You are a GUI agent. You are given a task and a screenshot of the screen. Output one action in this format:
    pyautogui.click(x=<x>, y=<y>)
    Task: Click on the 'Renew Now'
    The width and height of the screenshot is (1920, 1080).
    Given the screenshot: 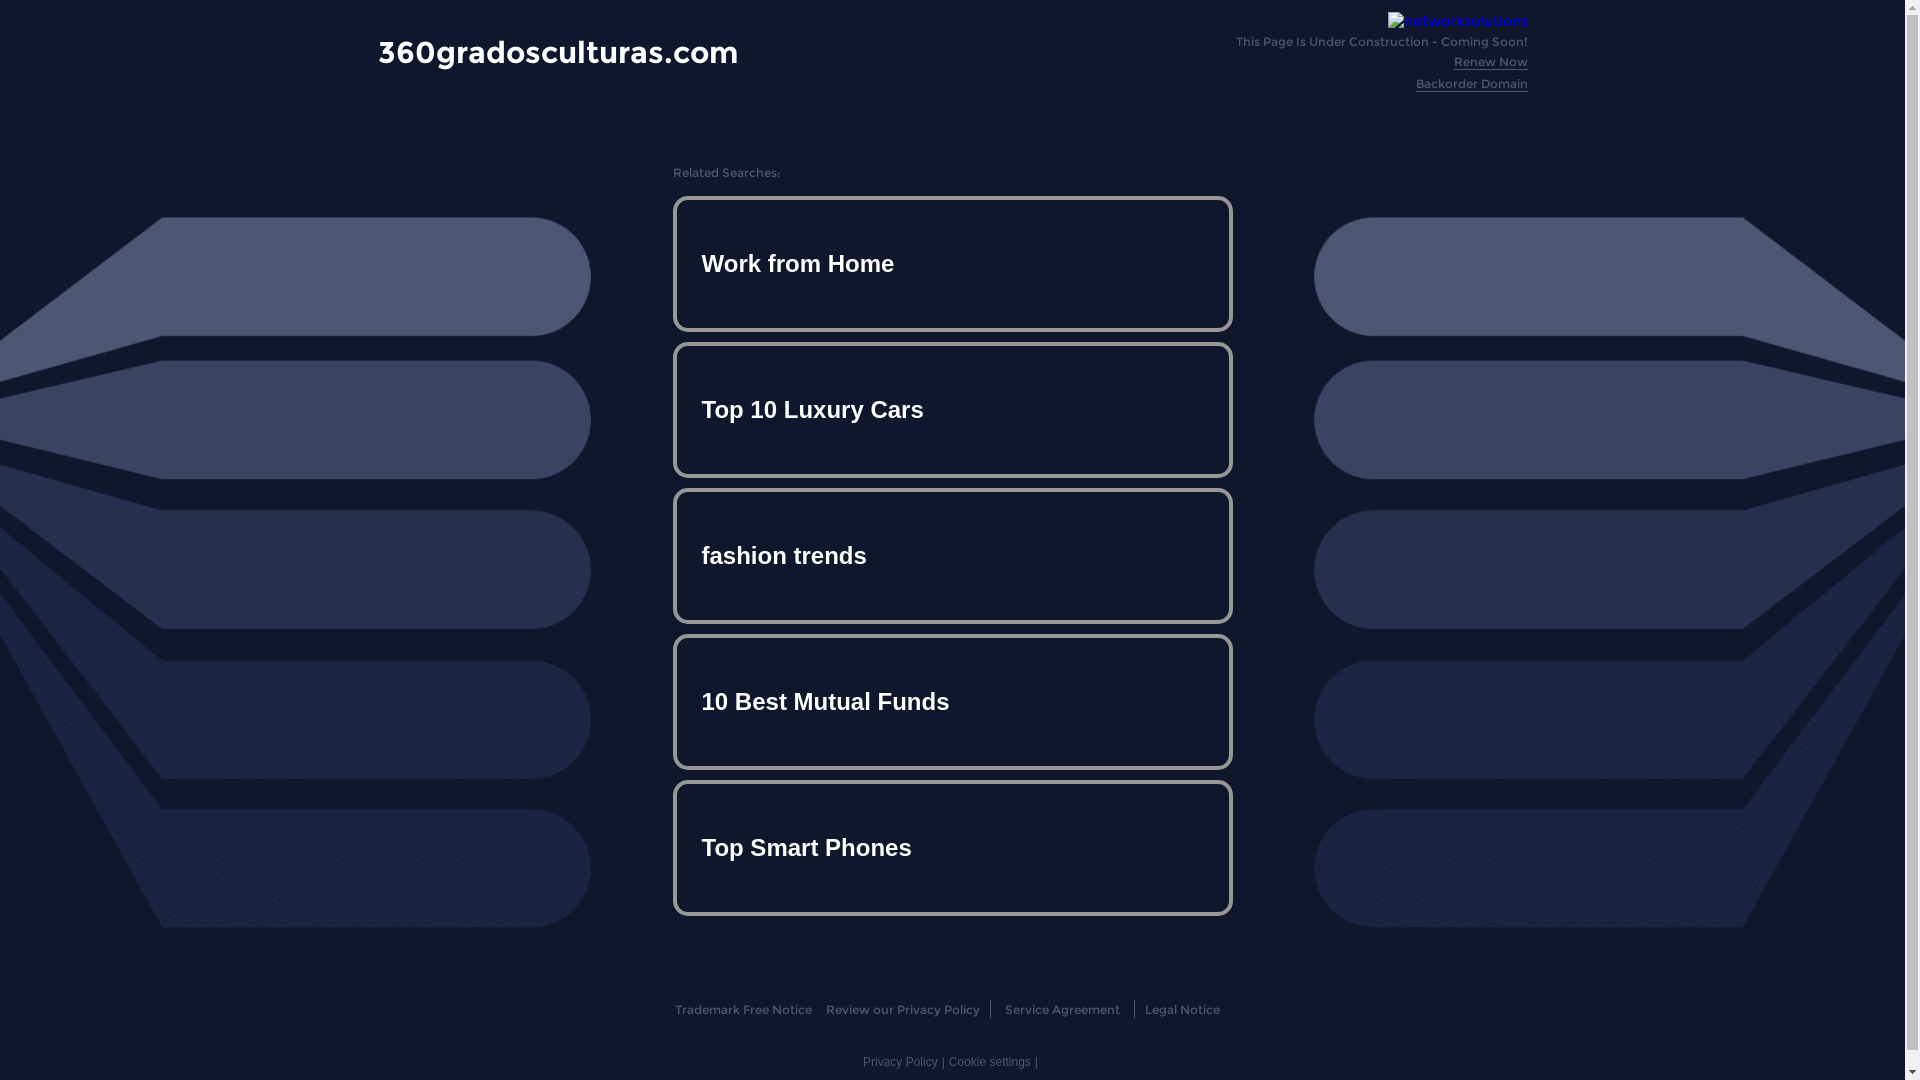 What is the action you would take?
    pyautogui.click(x=1491, y=60)
    